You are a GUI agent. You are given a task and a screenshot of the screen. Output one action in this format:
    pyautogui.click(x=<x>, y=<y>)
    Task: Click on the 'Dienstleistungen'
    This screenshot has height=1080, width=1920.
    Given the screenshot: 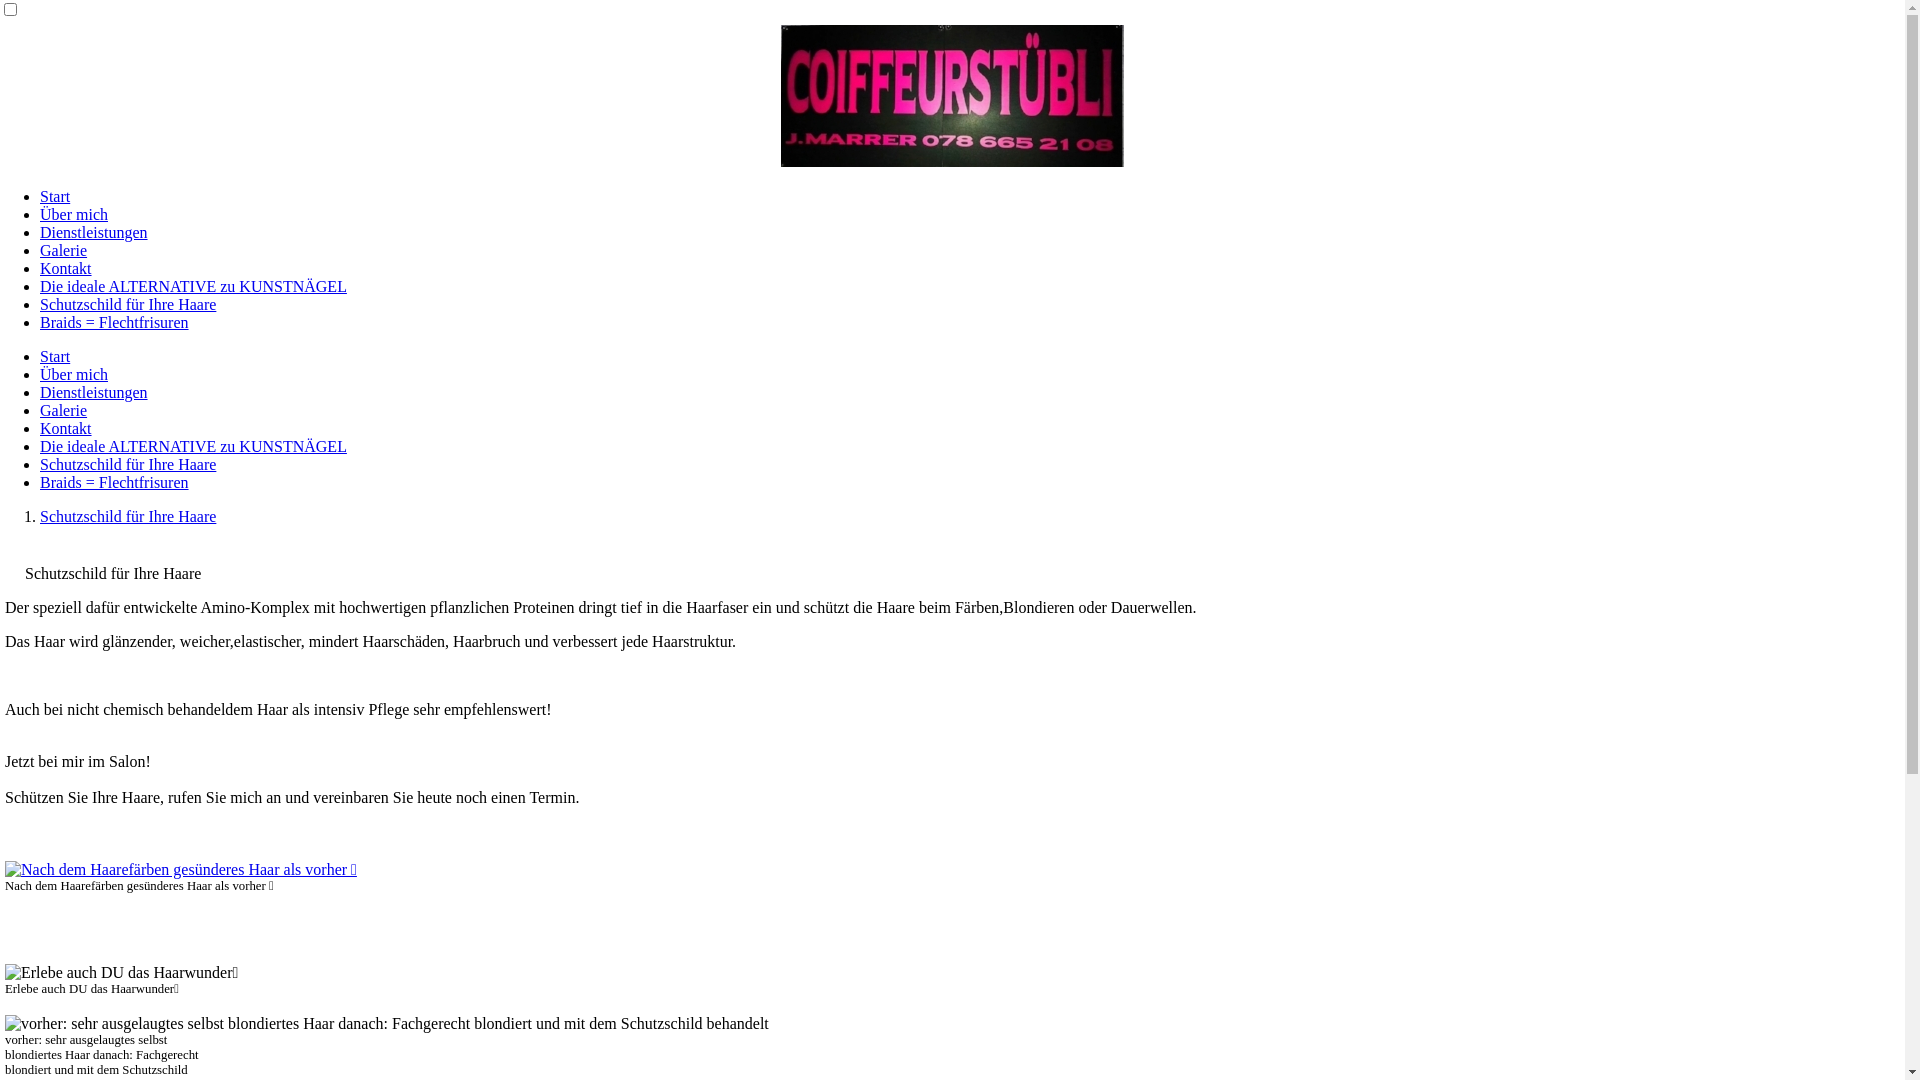 What is the action you would take?
    pyautogui.click(x=93, y=392)
    